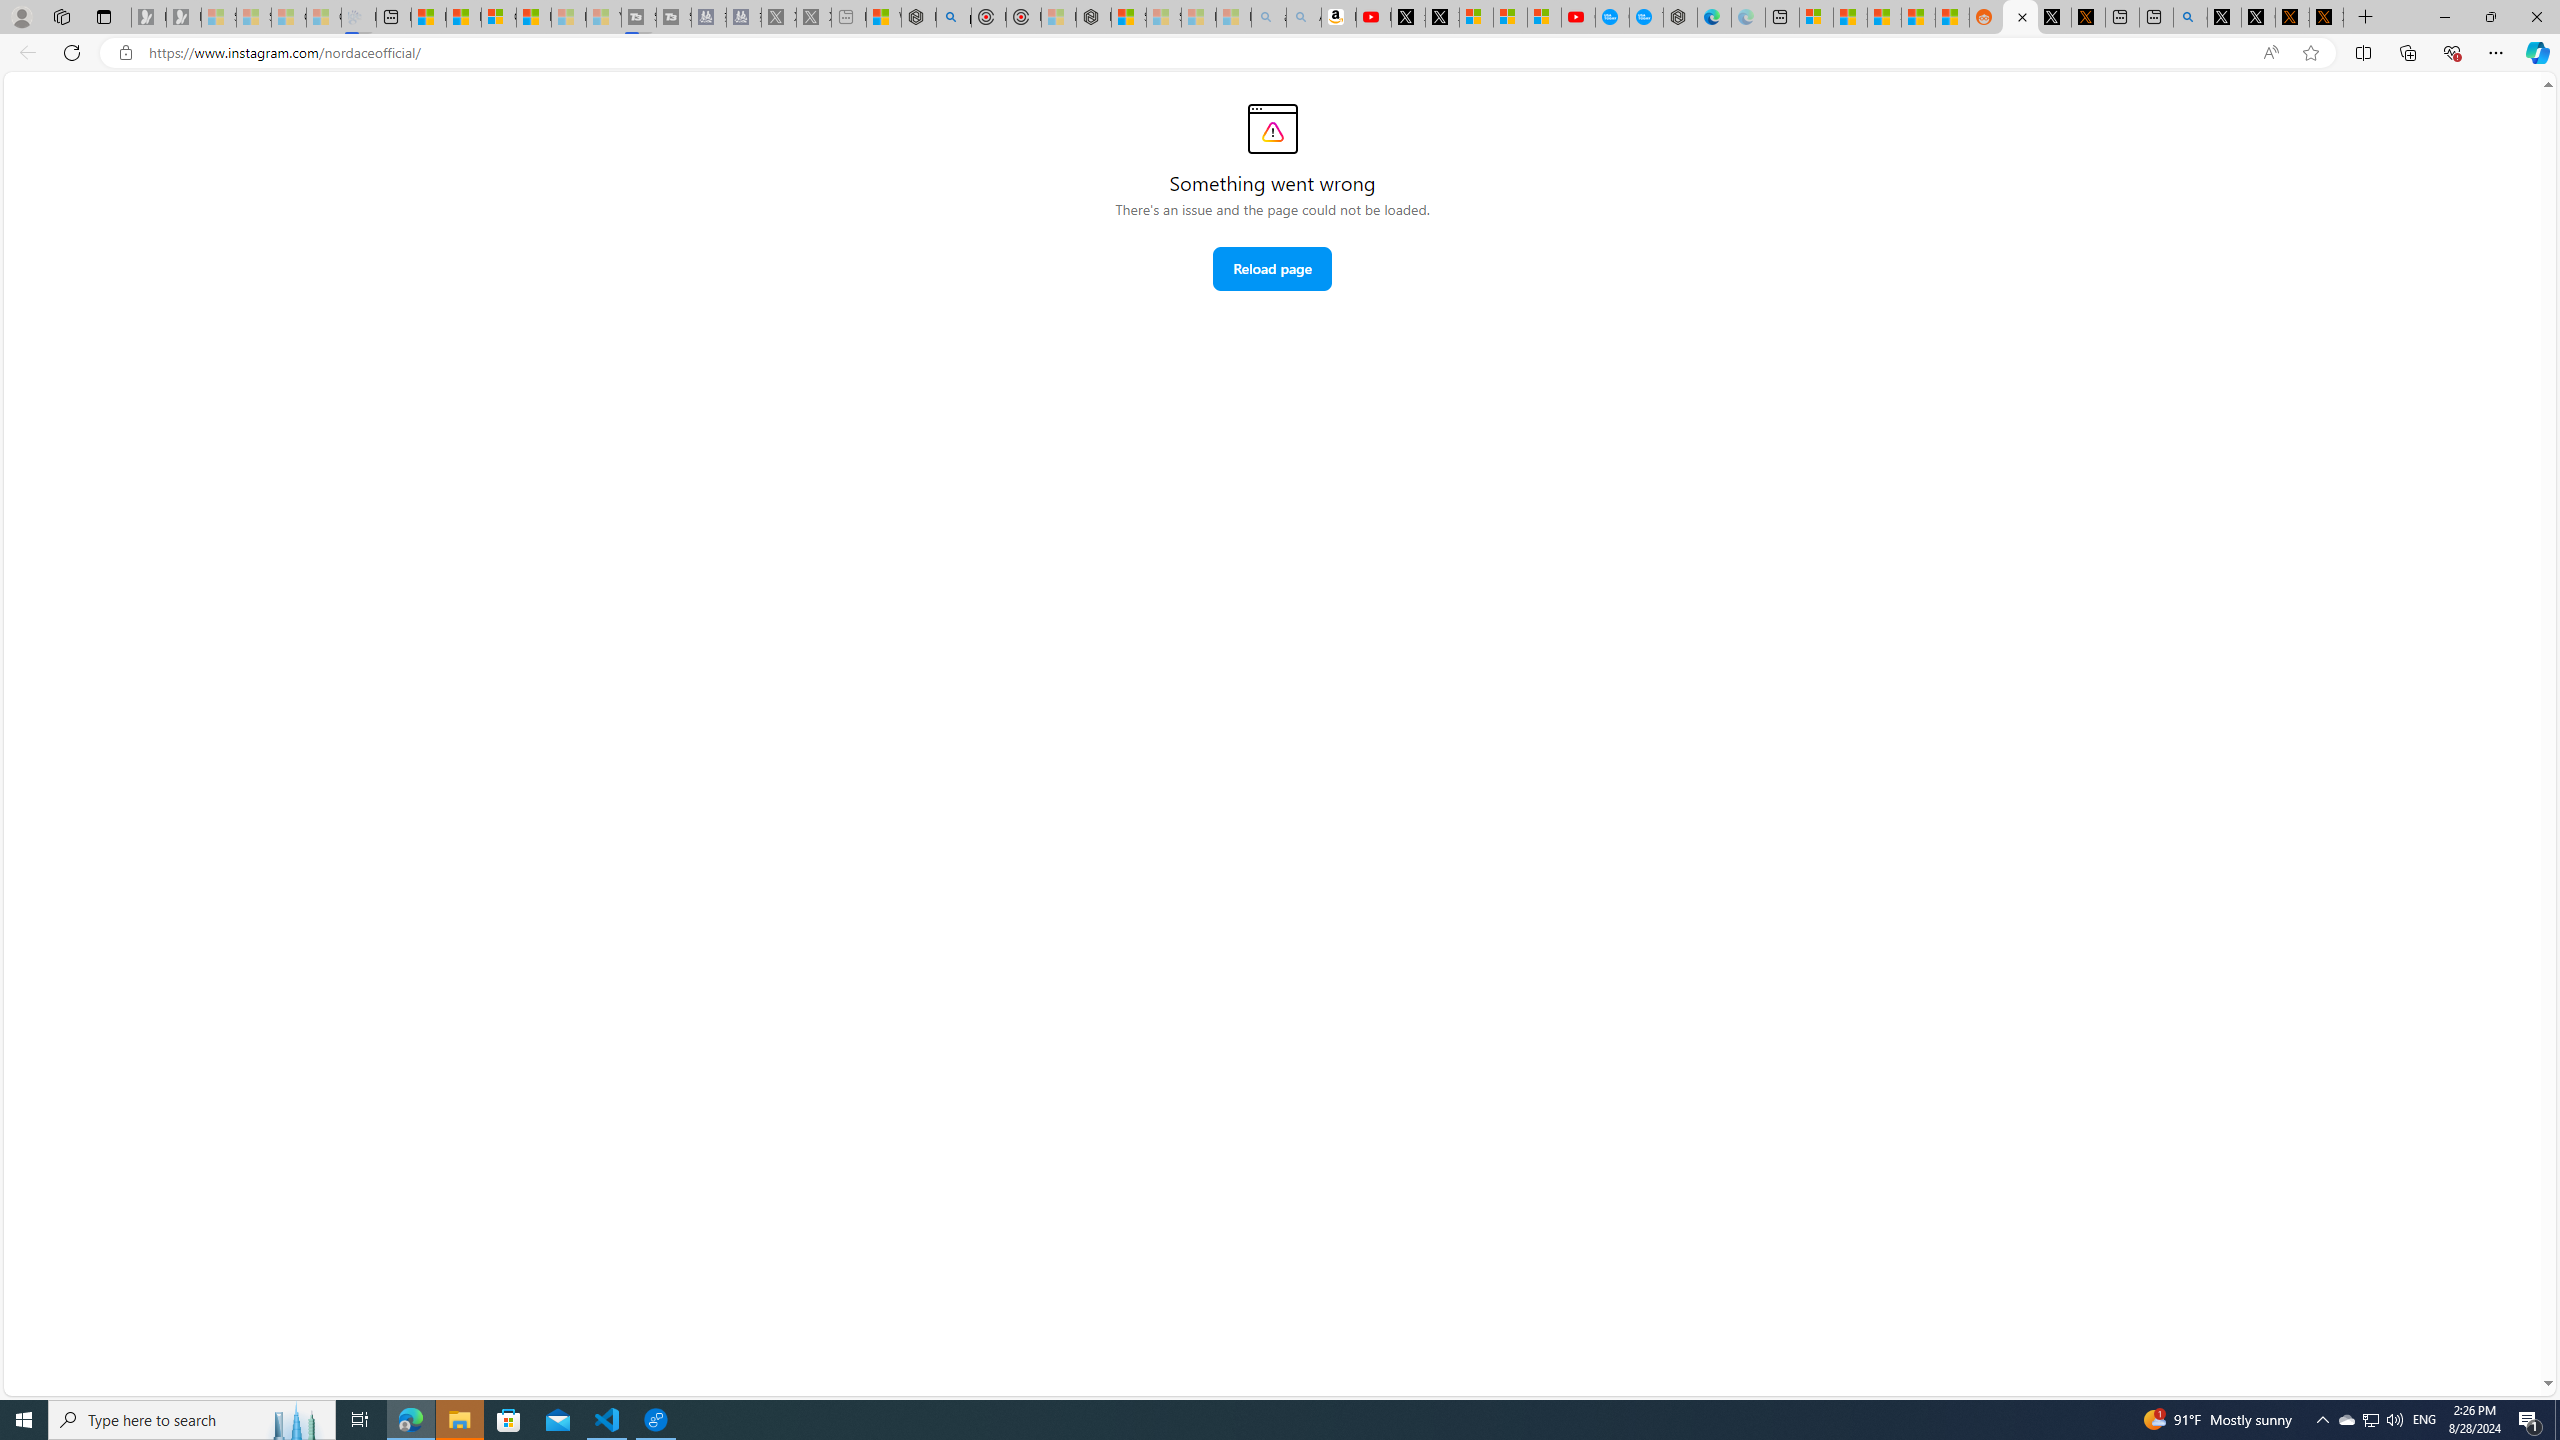  I want to click on 'amazon - Search - Sleeping', so click(1268, 16).